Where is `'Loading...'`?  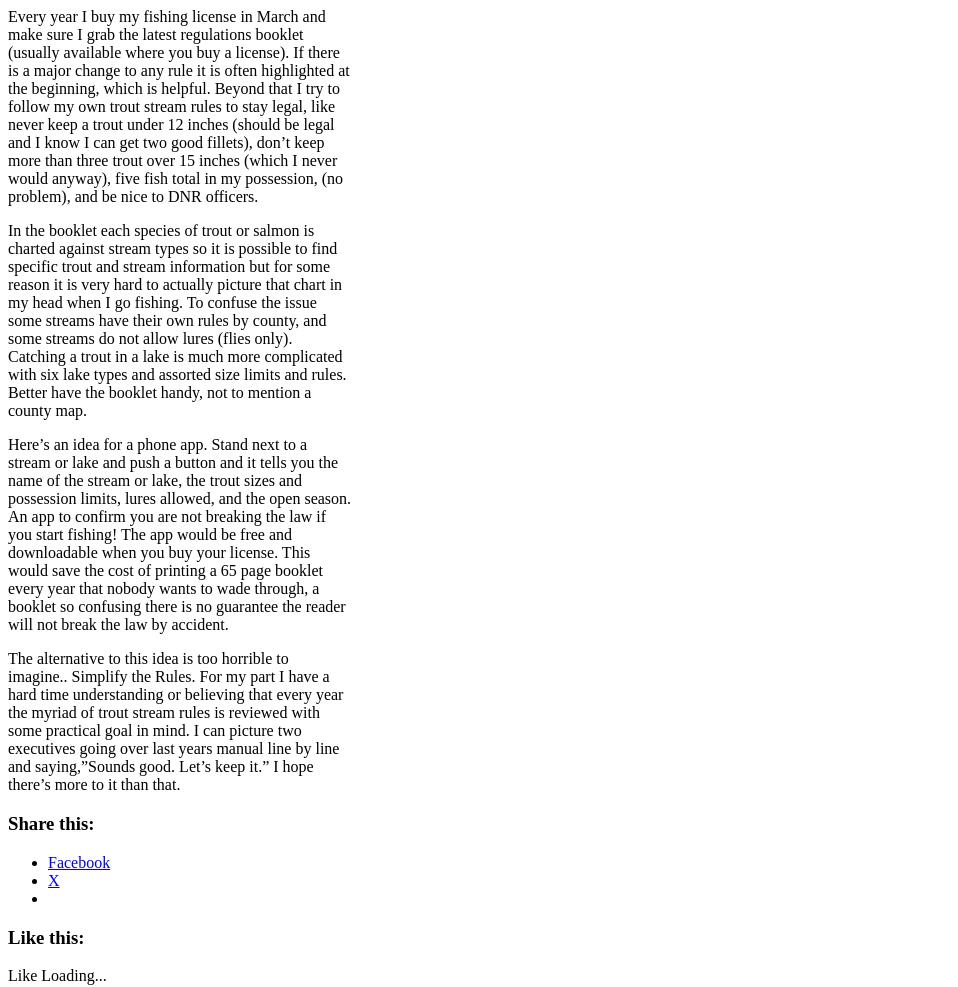
'Loading...' is located at coordinates (72, 975).